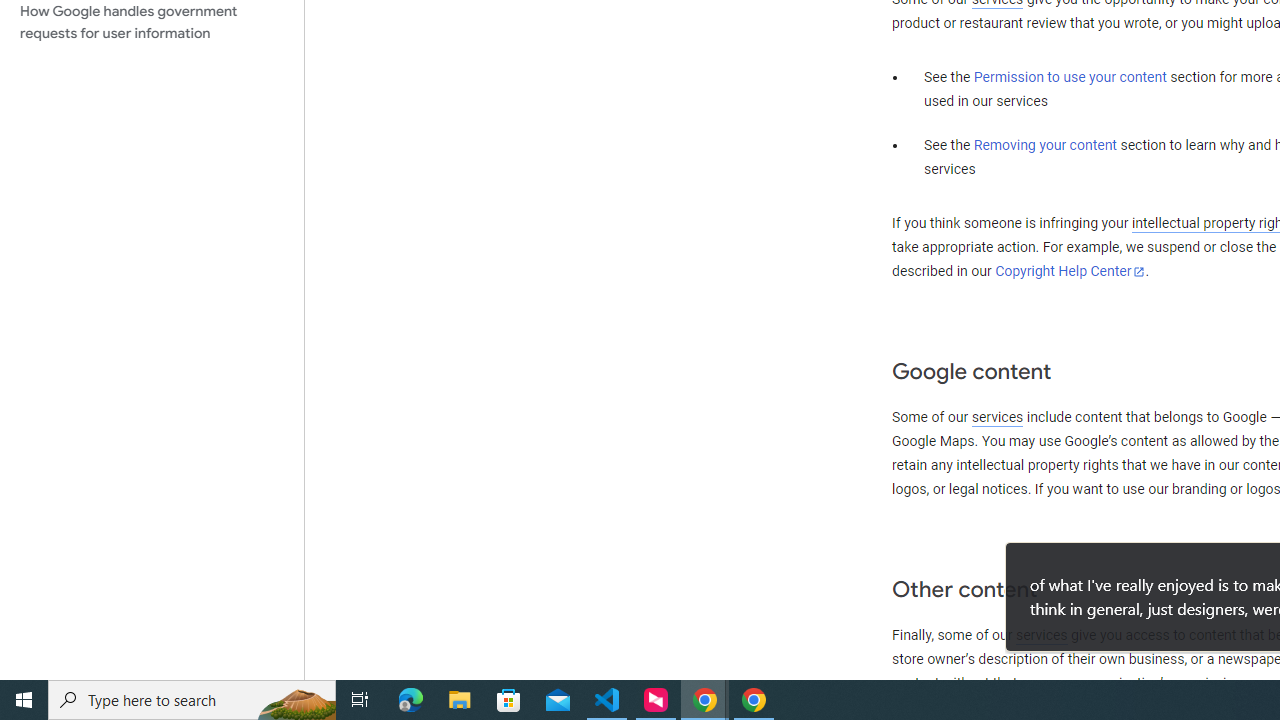  What do you see at coordinates (1044, 144) in the screenshot?
I see `'Removing your content'` at bounding box center [1044, 144].